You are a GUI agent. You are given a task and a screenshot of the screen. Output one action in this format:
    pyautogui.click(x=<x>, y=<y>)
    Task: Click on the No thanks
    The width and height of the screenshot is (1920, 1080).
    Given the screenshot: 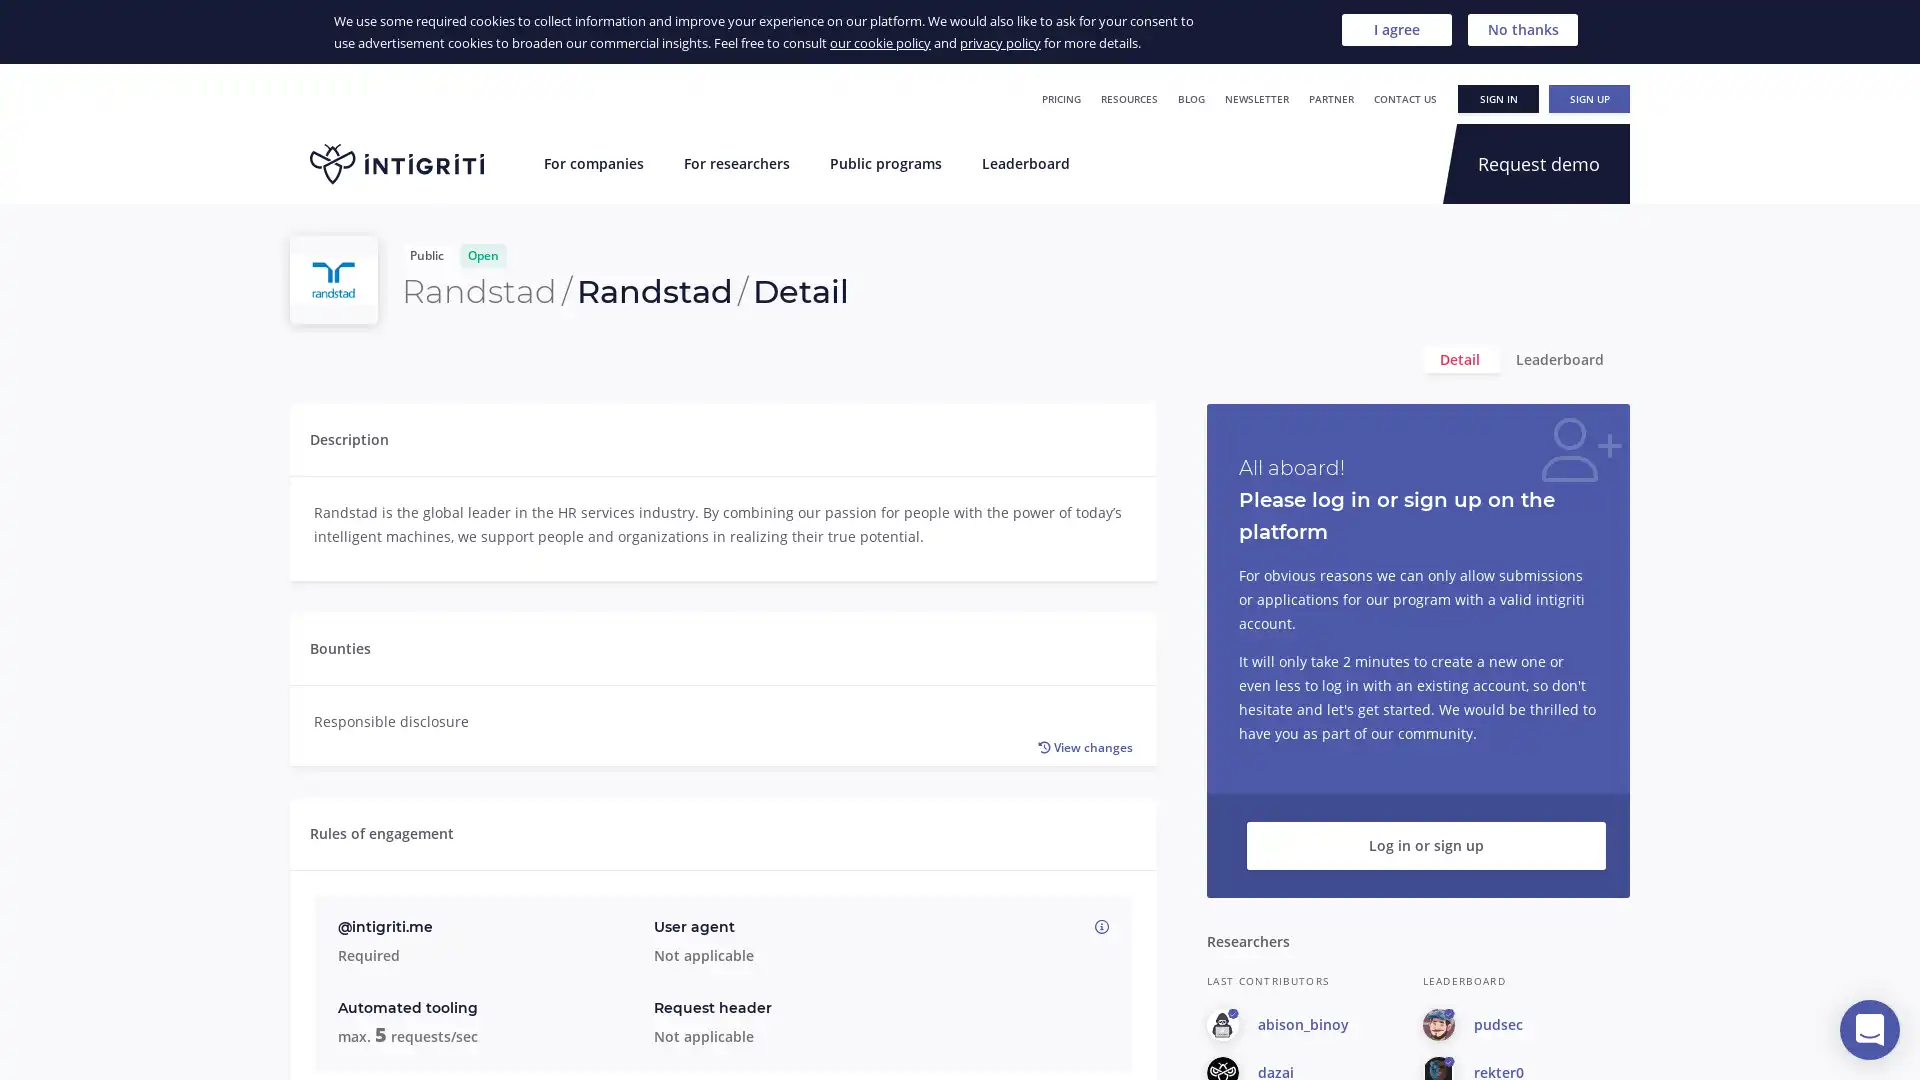 What is the action you would take?
    pyautogui.click(x=1521, y=30)
    